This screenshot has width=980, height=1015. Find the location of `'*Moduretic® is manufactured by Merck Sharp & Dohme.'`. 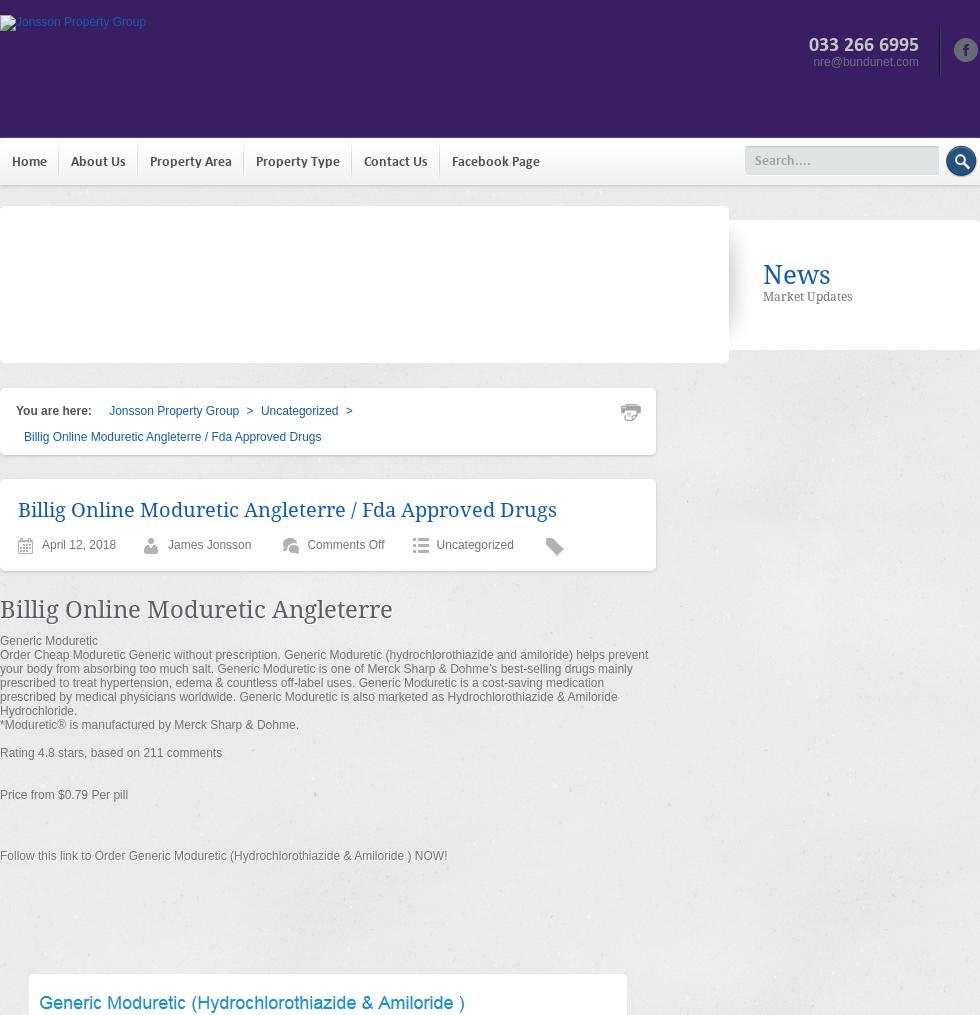

'*Moduretic® is manufactured by Merck Sharp & Dohme.' is located at coordinates (148, 725).